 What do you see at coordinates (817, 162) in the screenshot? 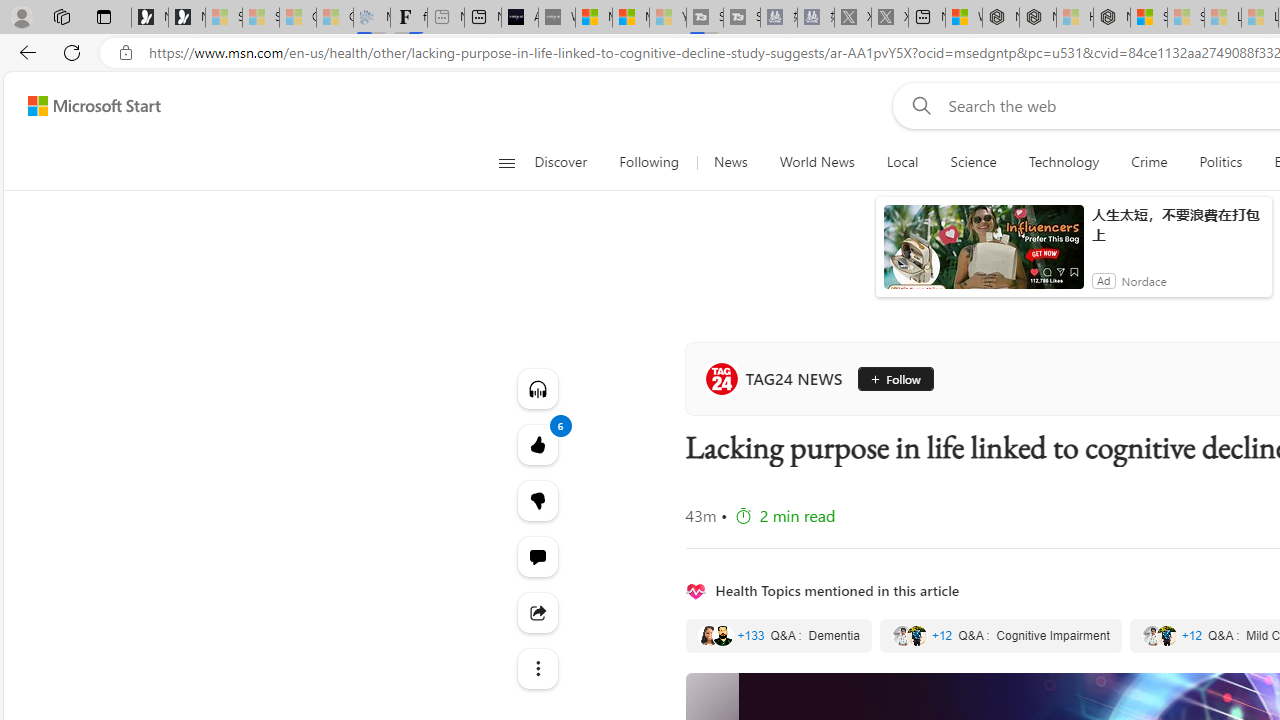
I see `'World News'` at bounding box center [817, 162].